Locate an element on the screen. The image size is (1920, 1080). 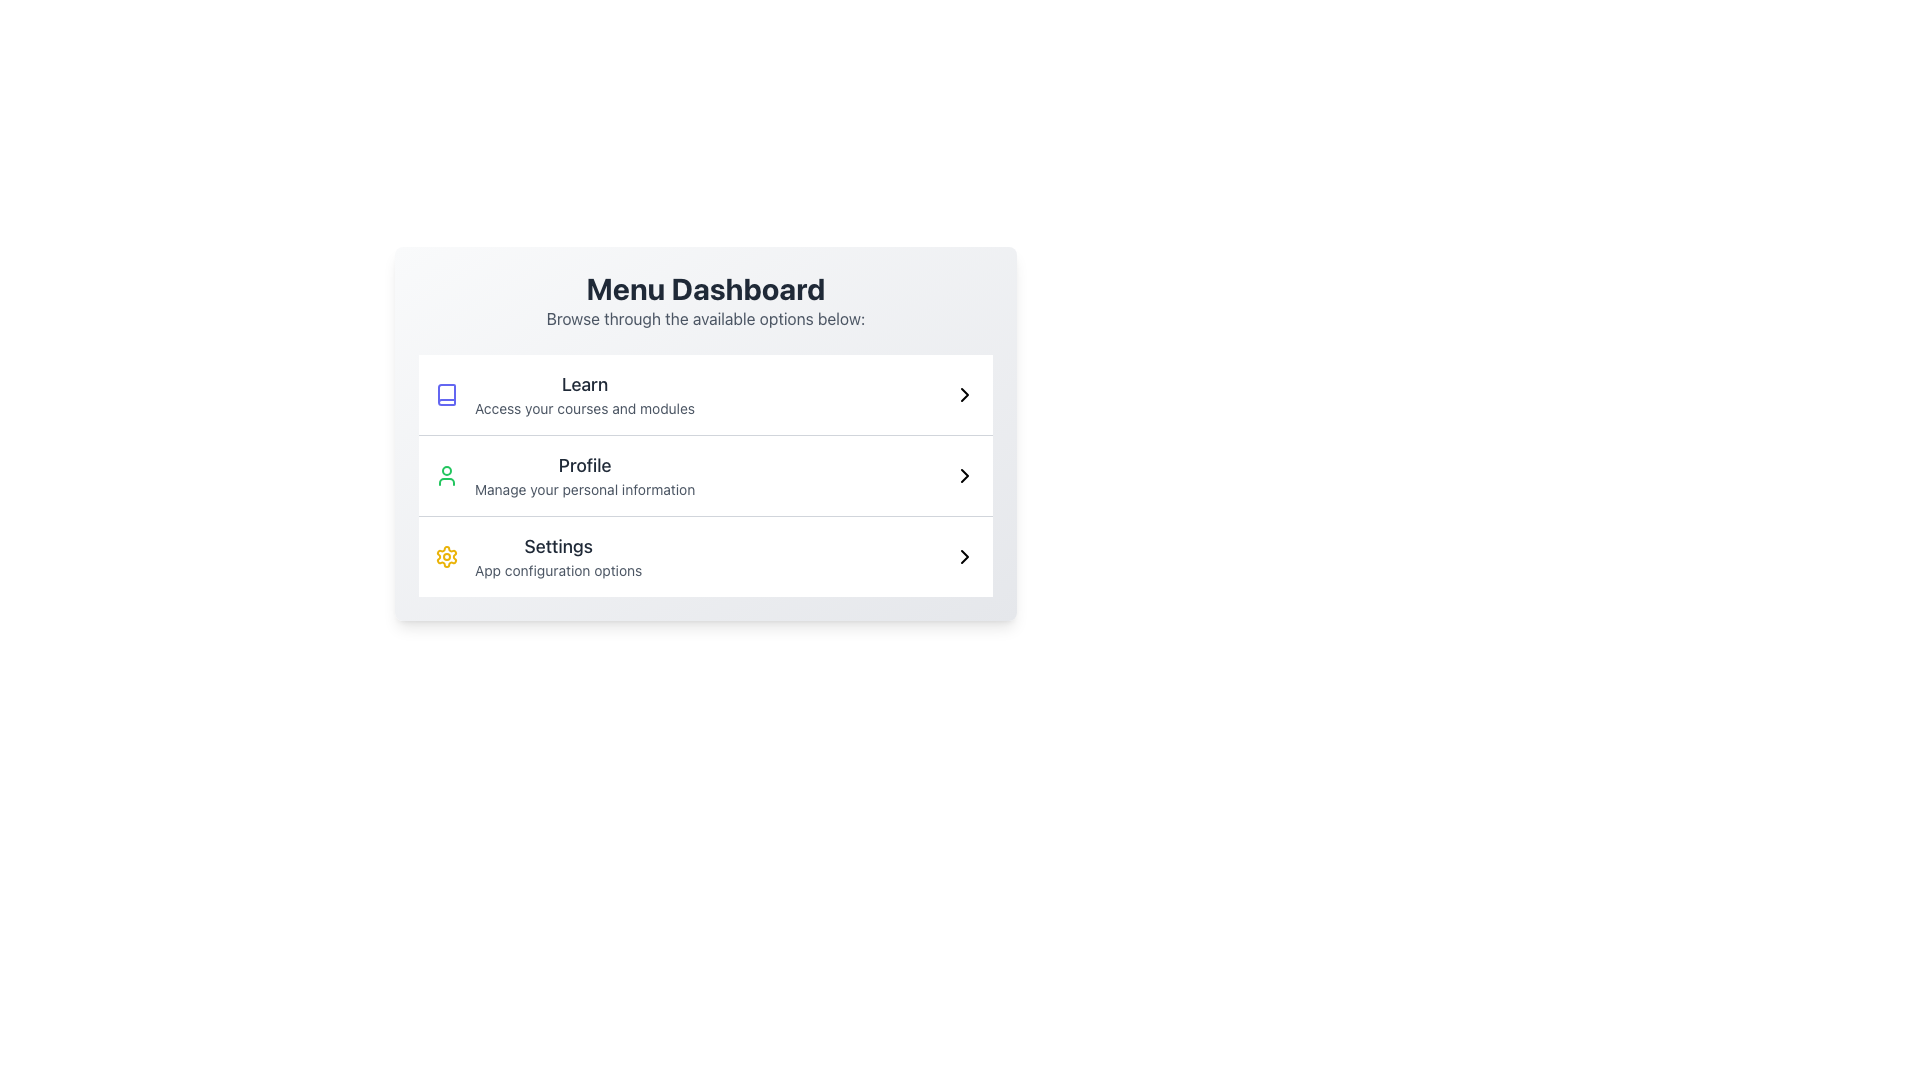
the navigational button located in the Menu Dashboard section is located at coordinates (705, 474).